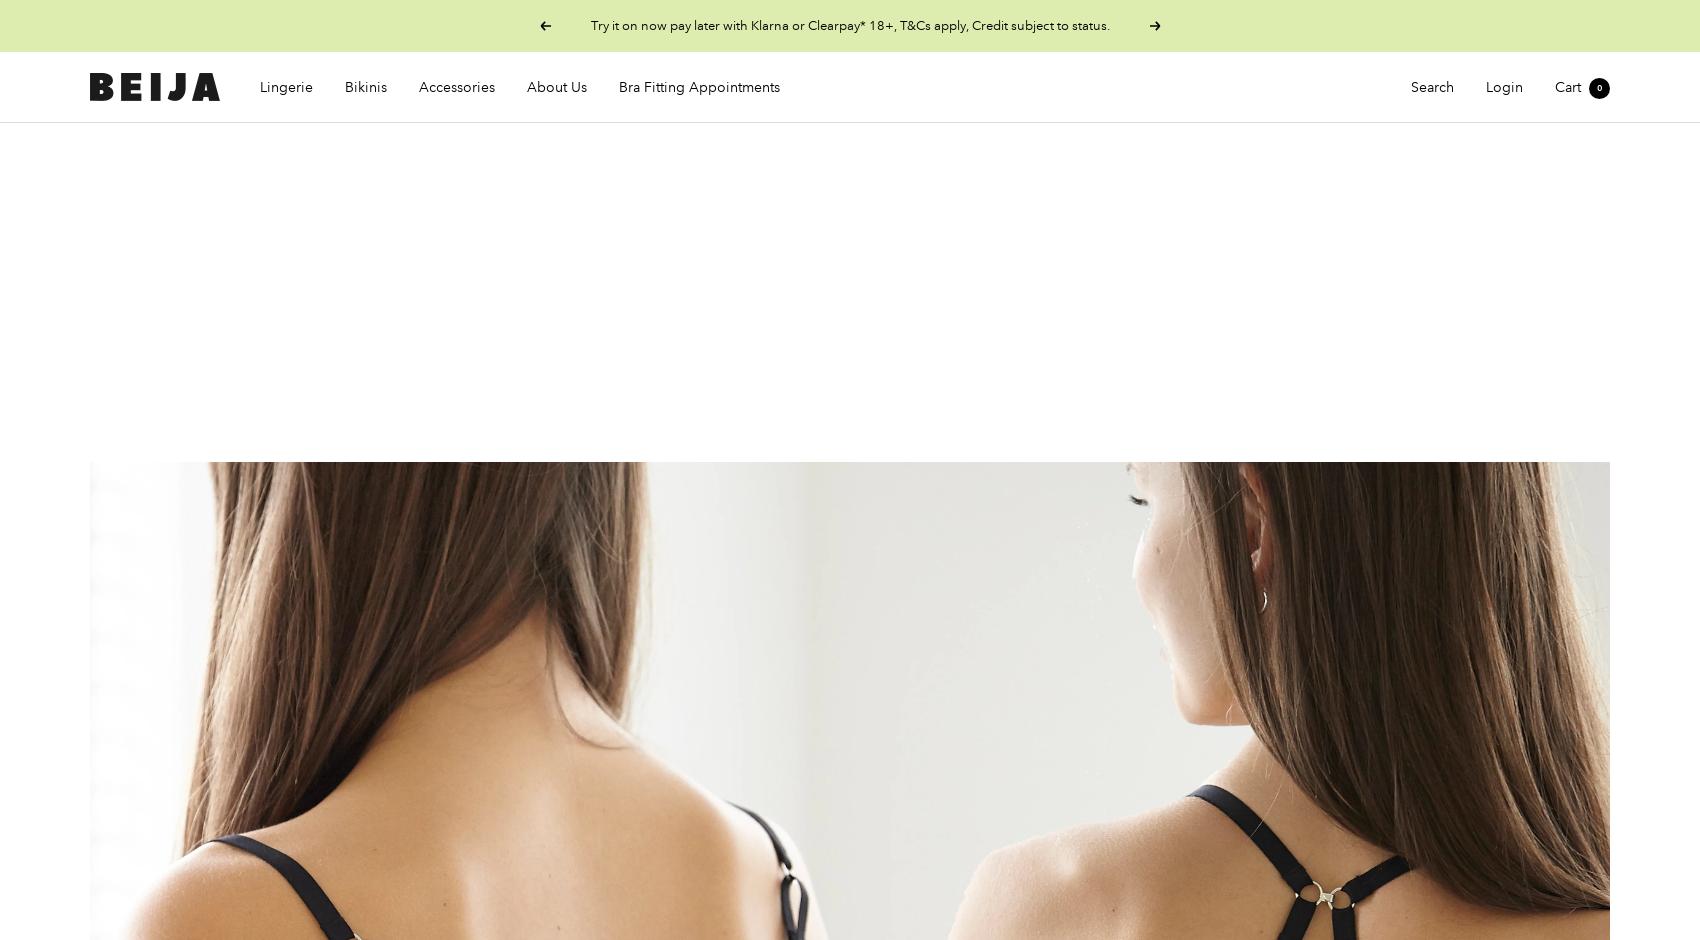 The width and height of the screenshot is (1700, 940). I want to click on 'Z BRA', so click(1340, 381).